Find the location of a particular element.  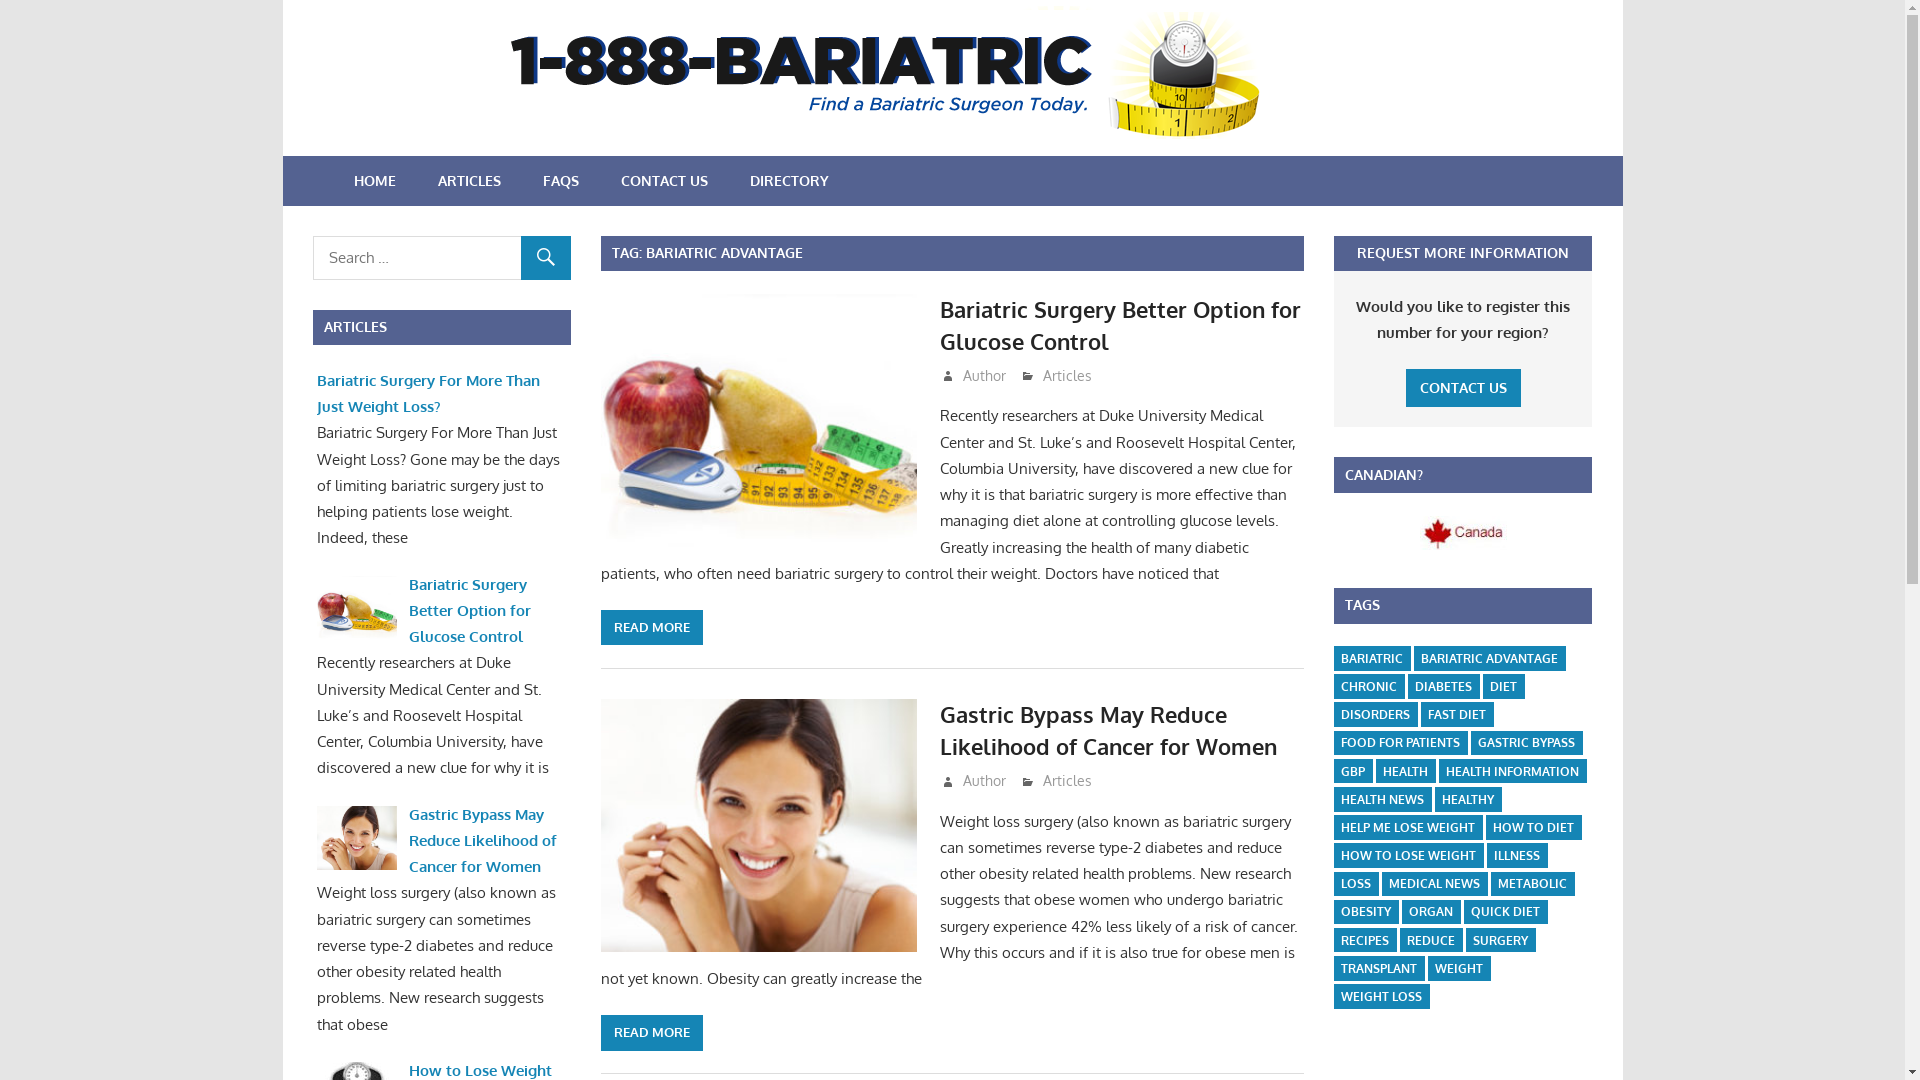

'Author' is located at coordinates (984, 779).